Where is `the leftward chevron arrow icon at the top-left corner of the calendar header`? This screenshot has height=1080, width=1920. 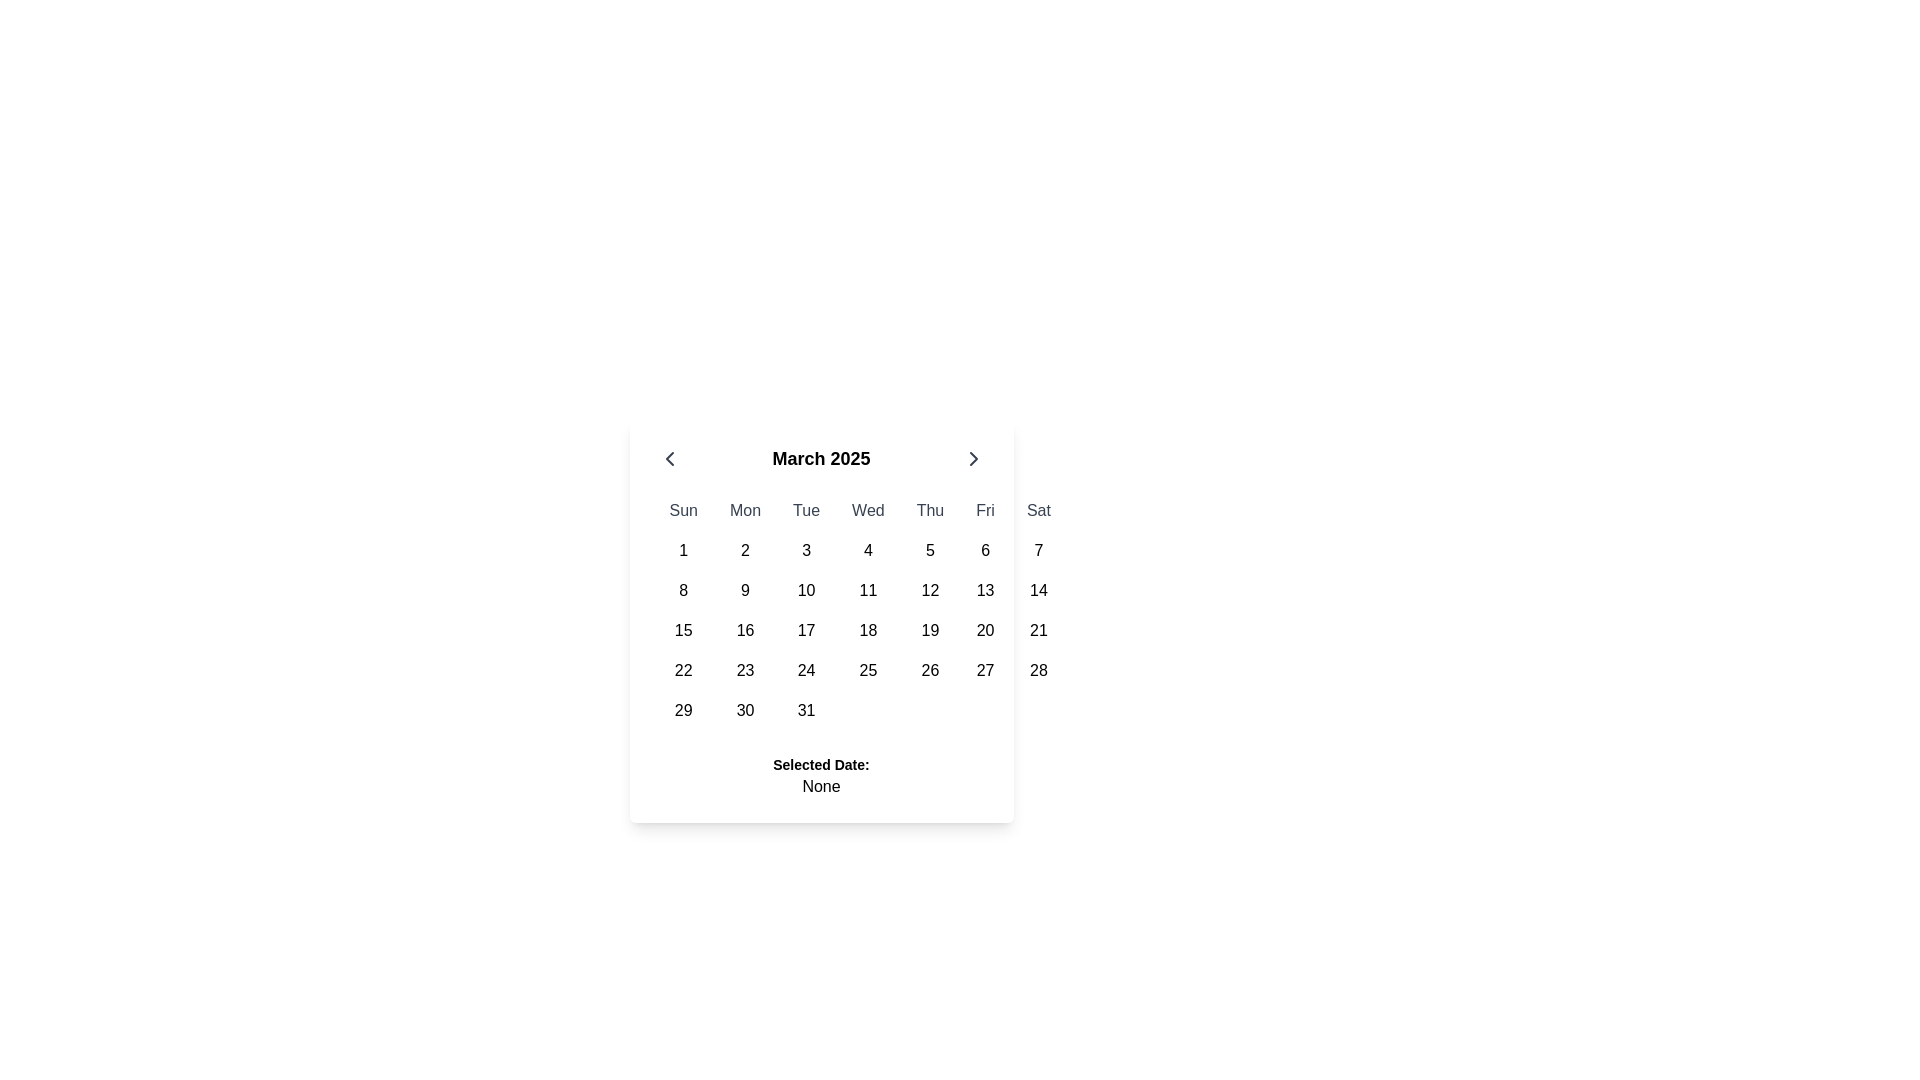 the leftward chevron arrow icon at the top-left corner of the calendar header is located at coordinates (669, 459).